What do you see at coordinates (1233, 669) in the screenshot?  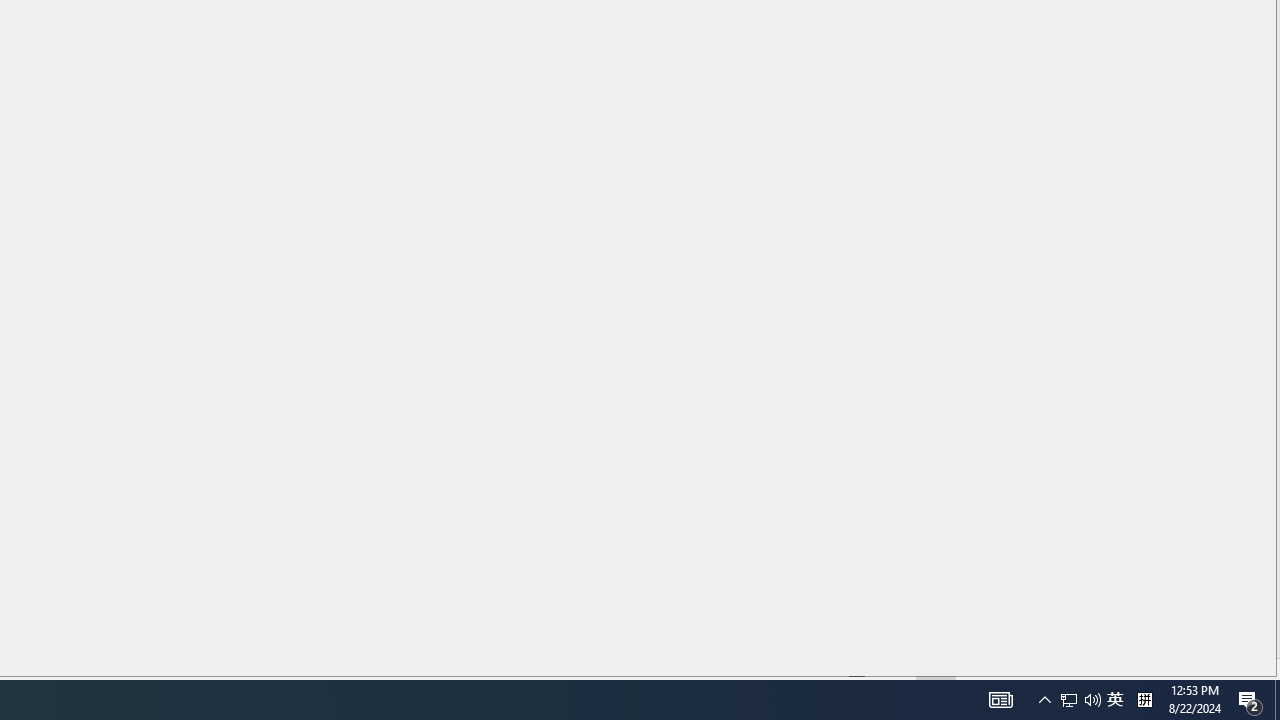 I see `'Zoom 150%'` at bounding box center [1233, 669].